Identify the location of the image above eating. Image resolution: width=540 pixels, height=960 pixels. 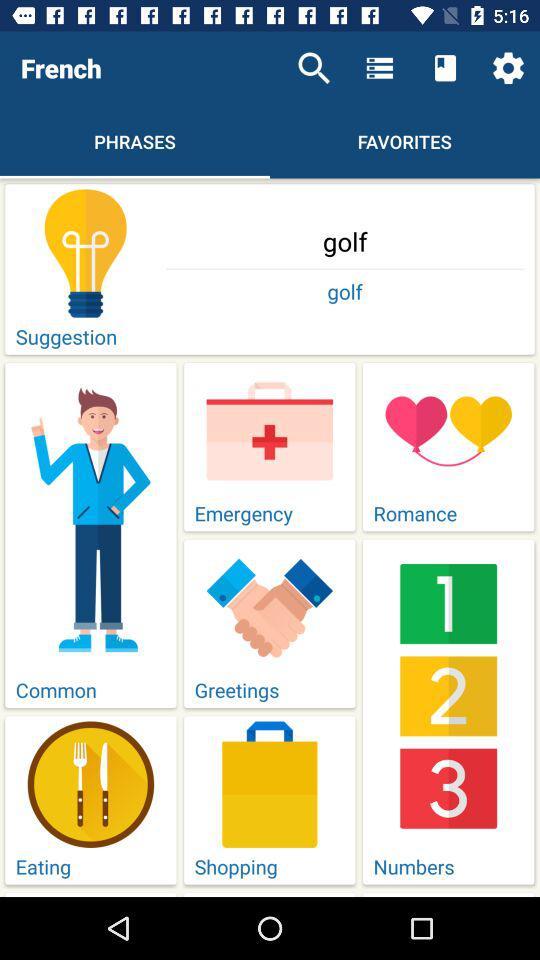
(89, 784).